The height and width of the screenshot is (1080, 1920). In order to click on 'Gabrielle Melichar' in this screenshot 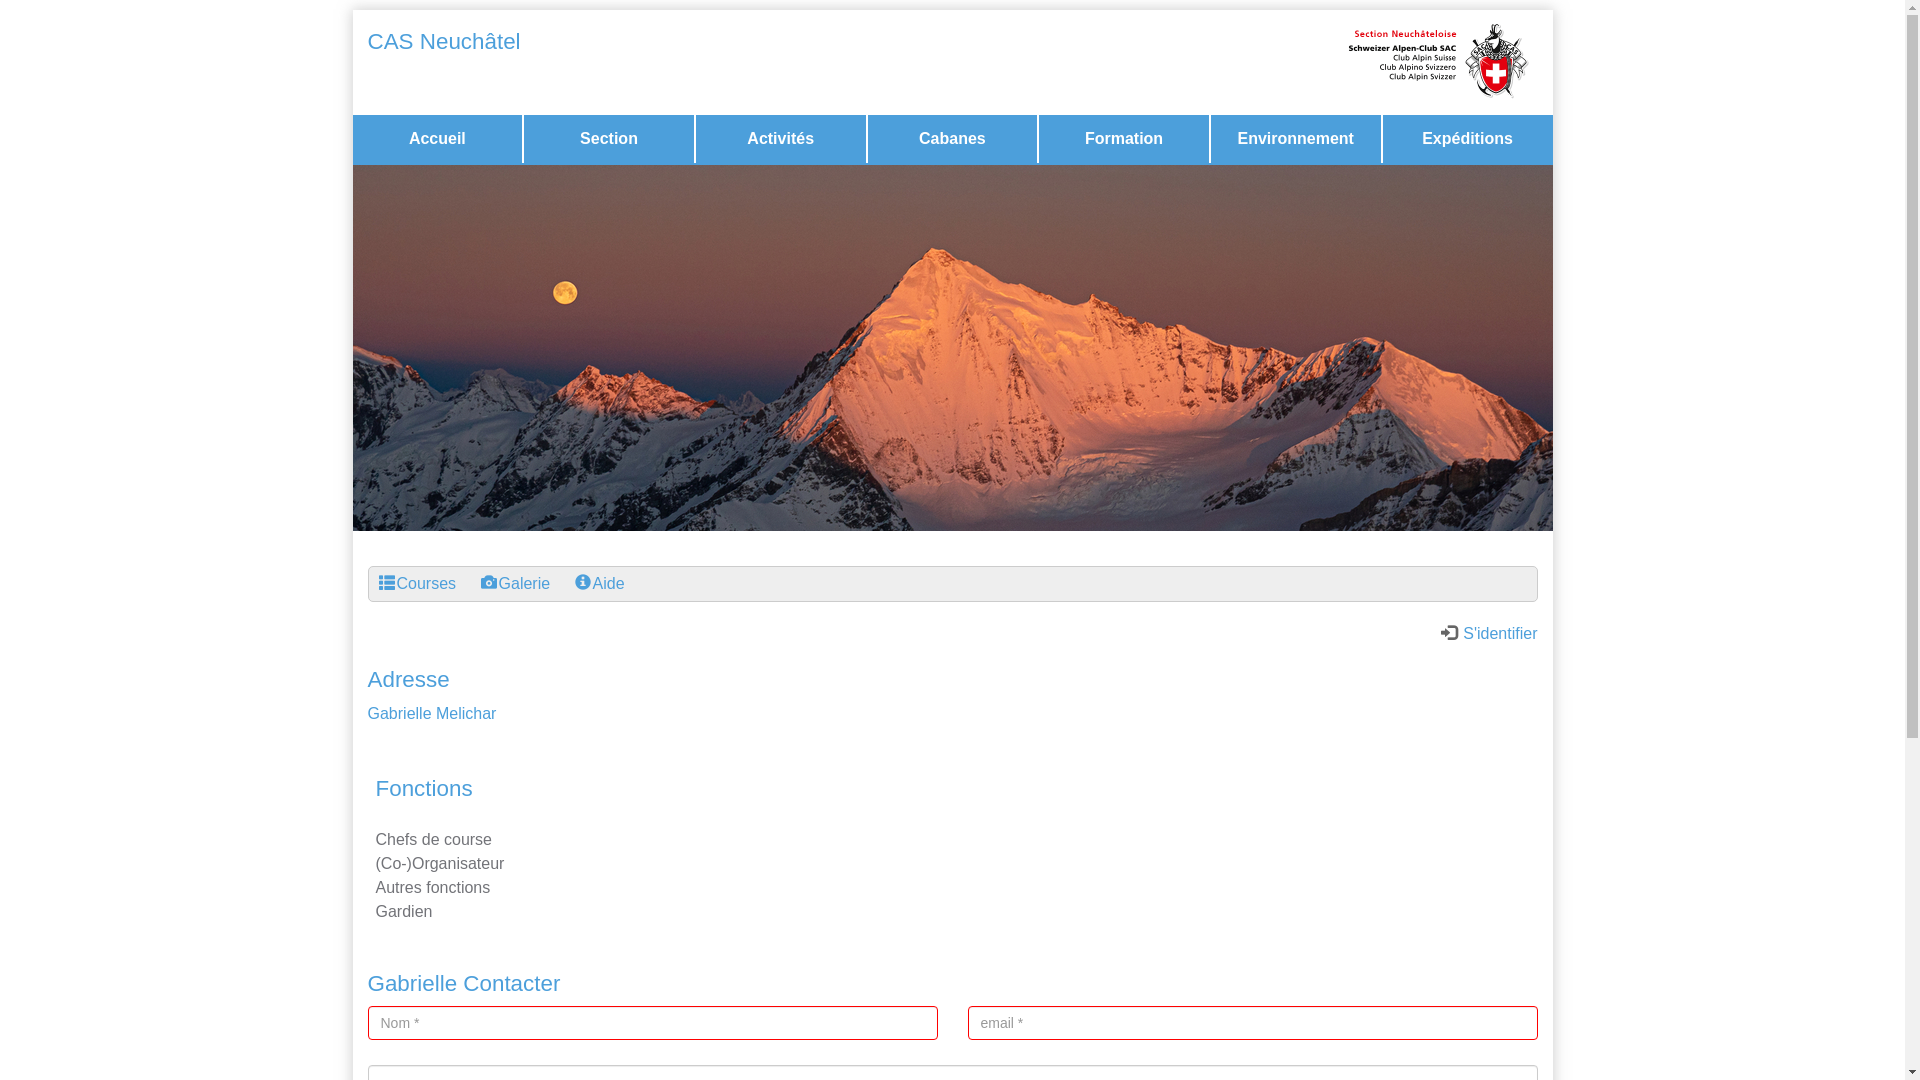, I will do `click(431, 712)`.